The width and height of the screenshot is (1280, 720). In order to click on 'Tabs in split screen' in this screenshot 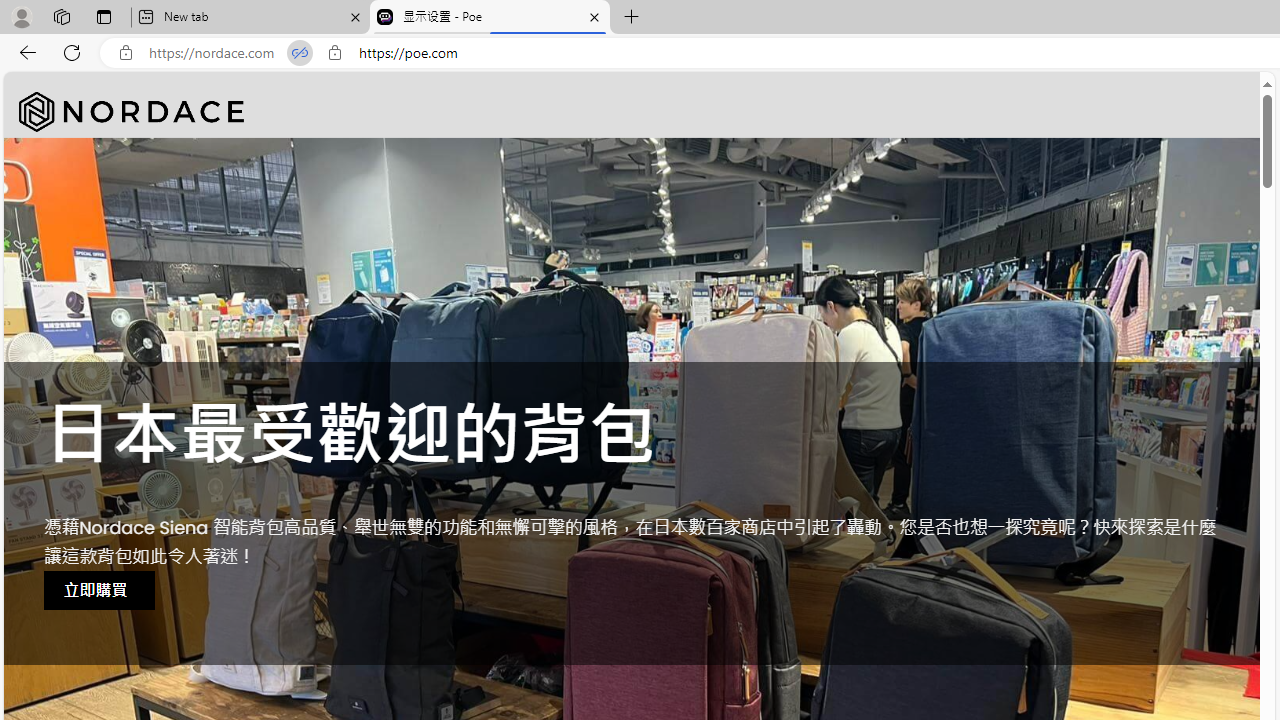, I will do `click(299, 52)`.